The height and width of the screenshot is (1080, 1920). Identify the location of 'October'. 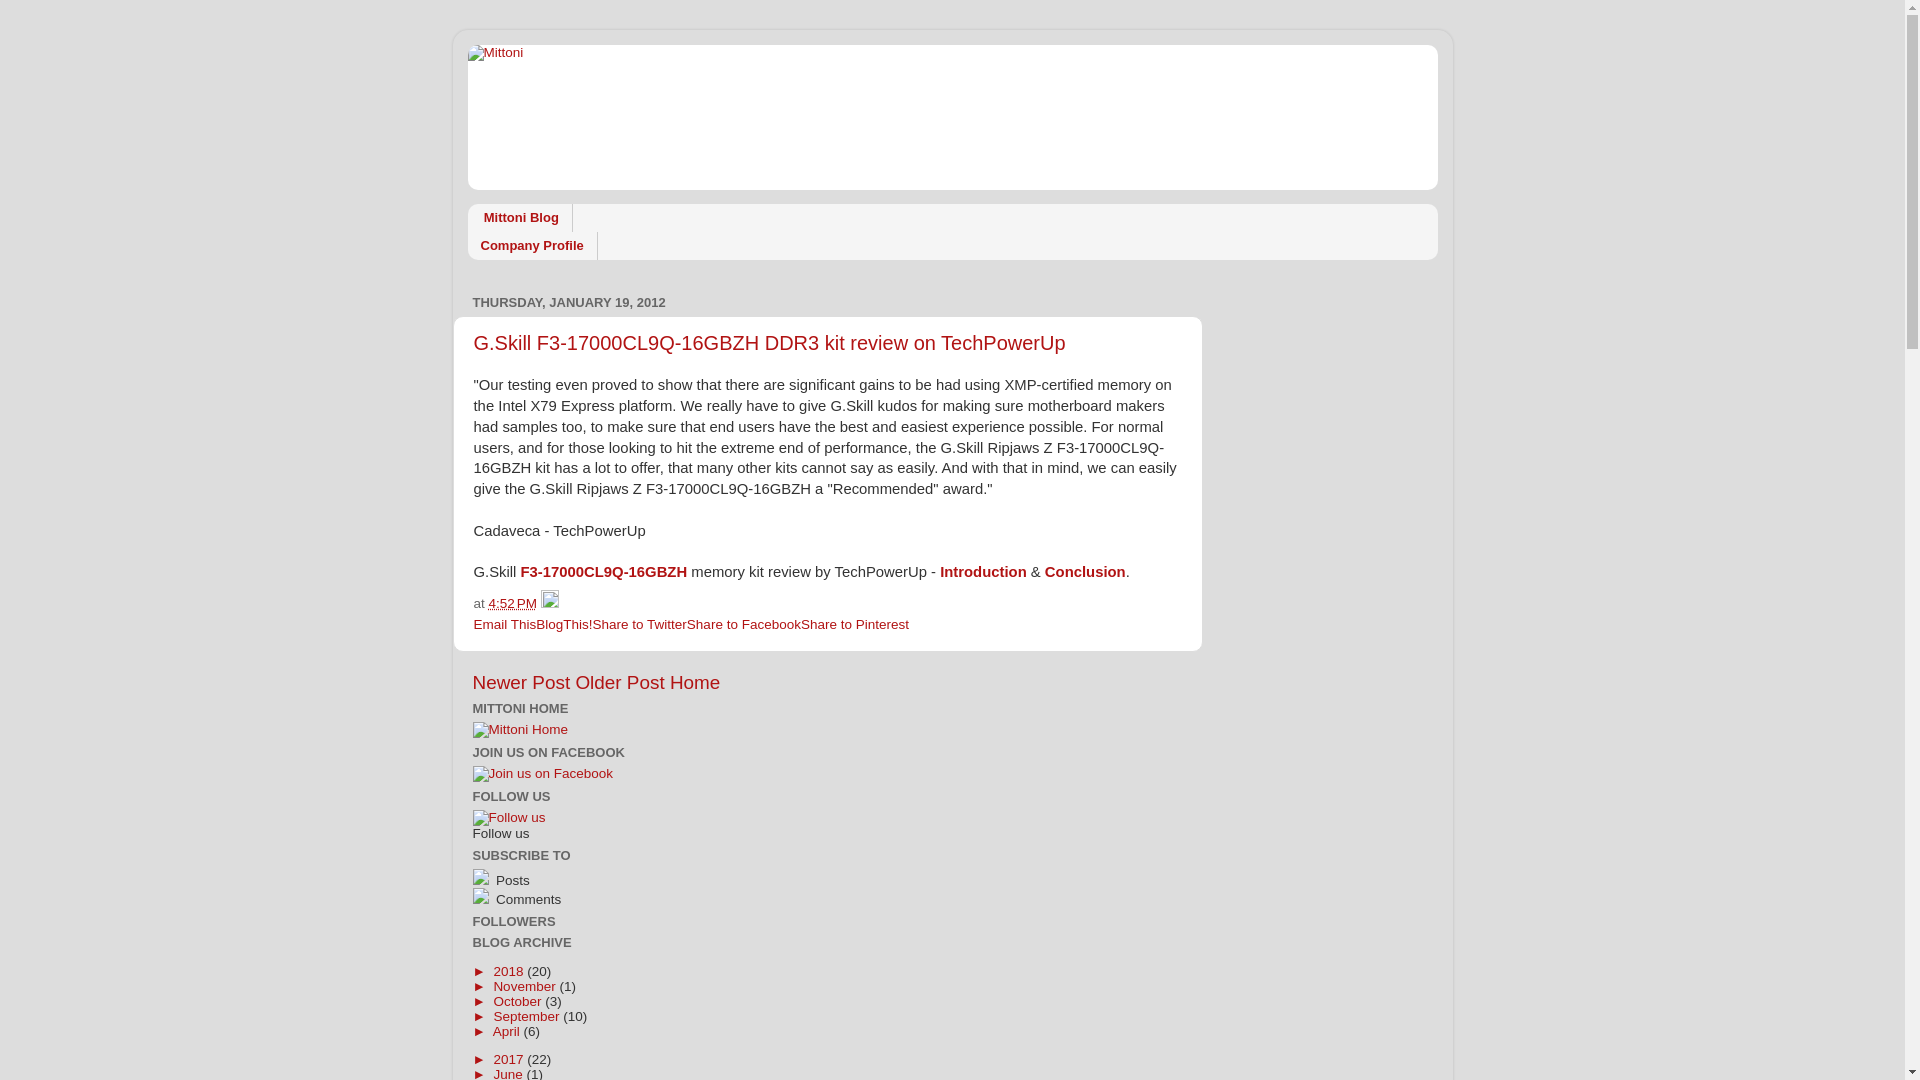
(493, 1001).